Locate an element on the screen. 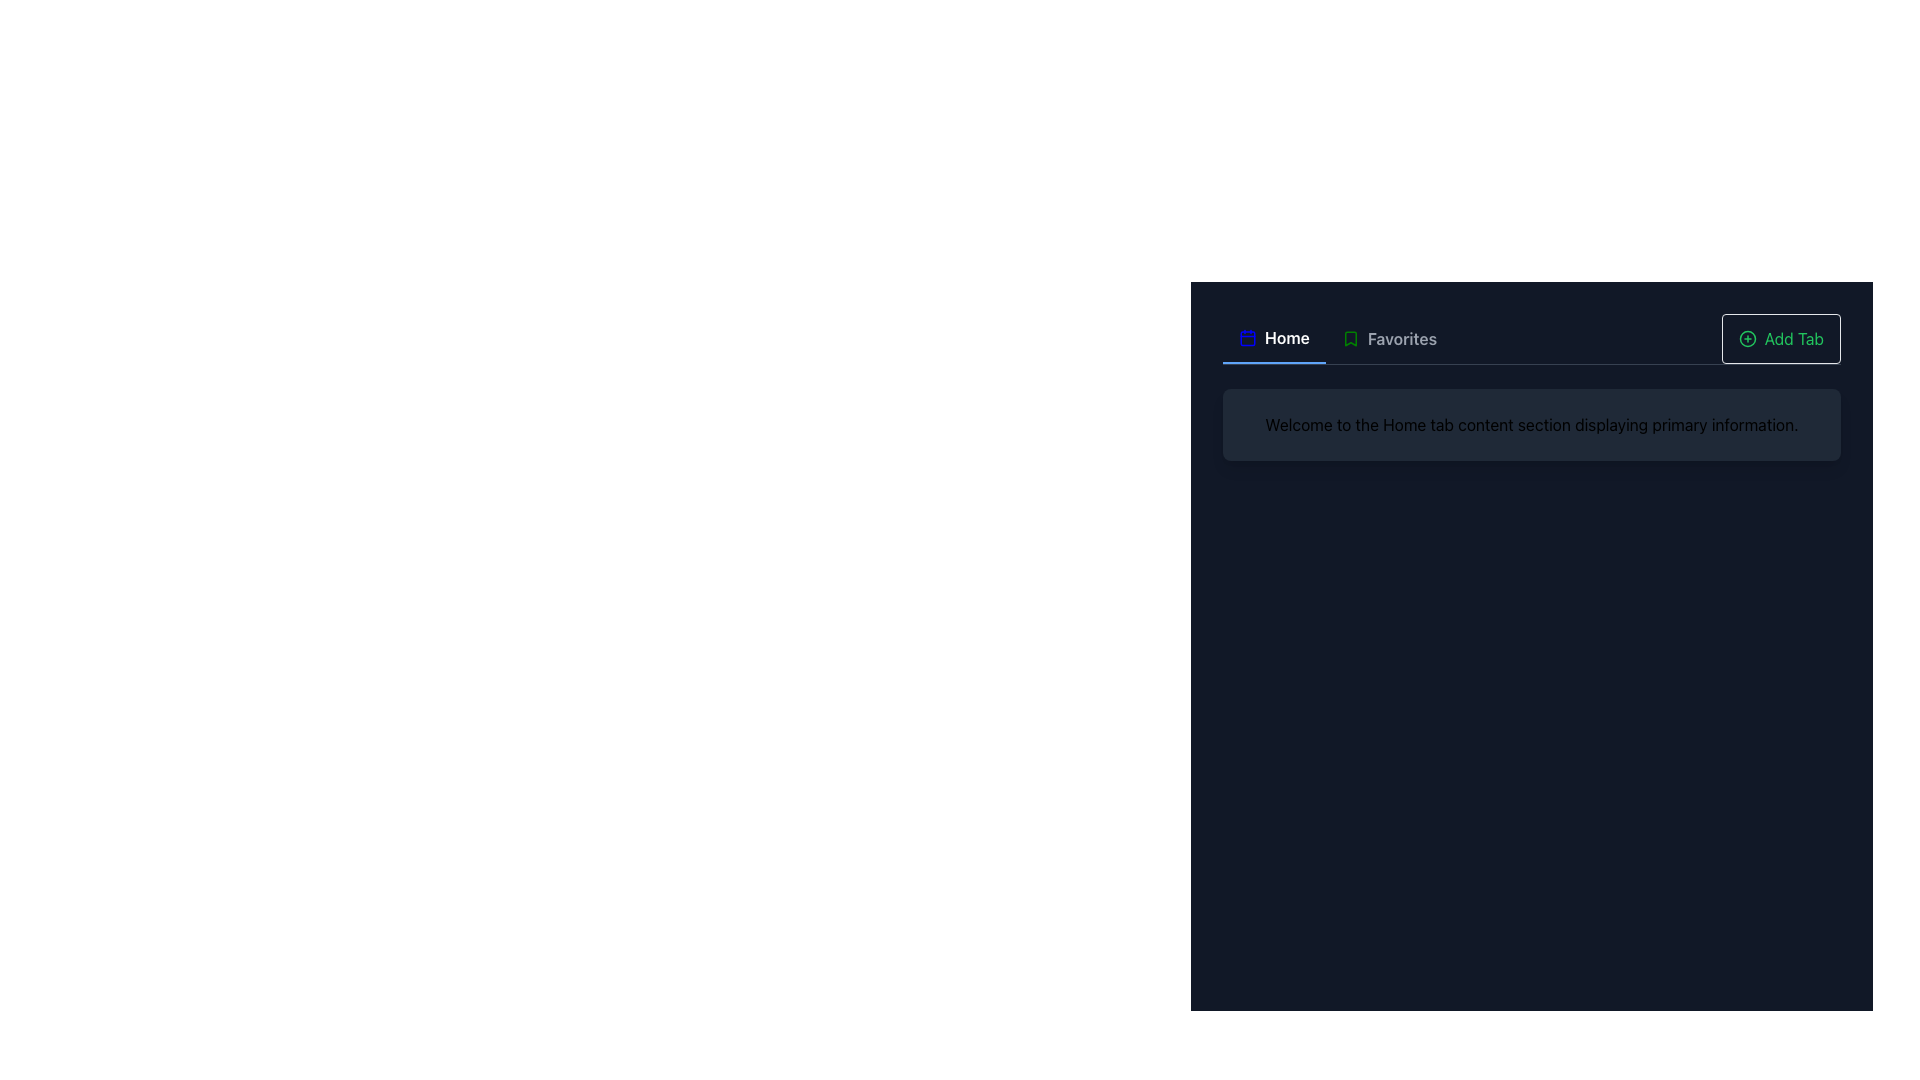 This screenshot has width=1920, height=1080. the circular icon with a plus symbol inside it, which is part of the 'Add Tab' button is located at coordinates (1746, 338).